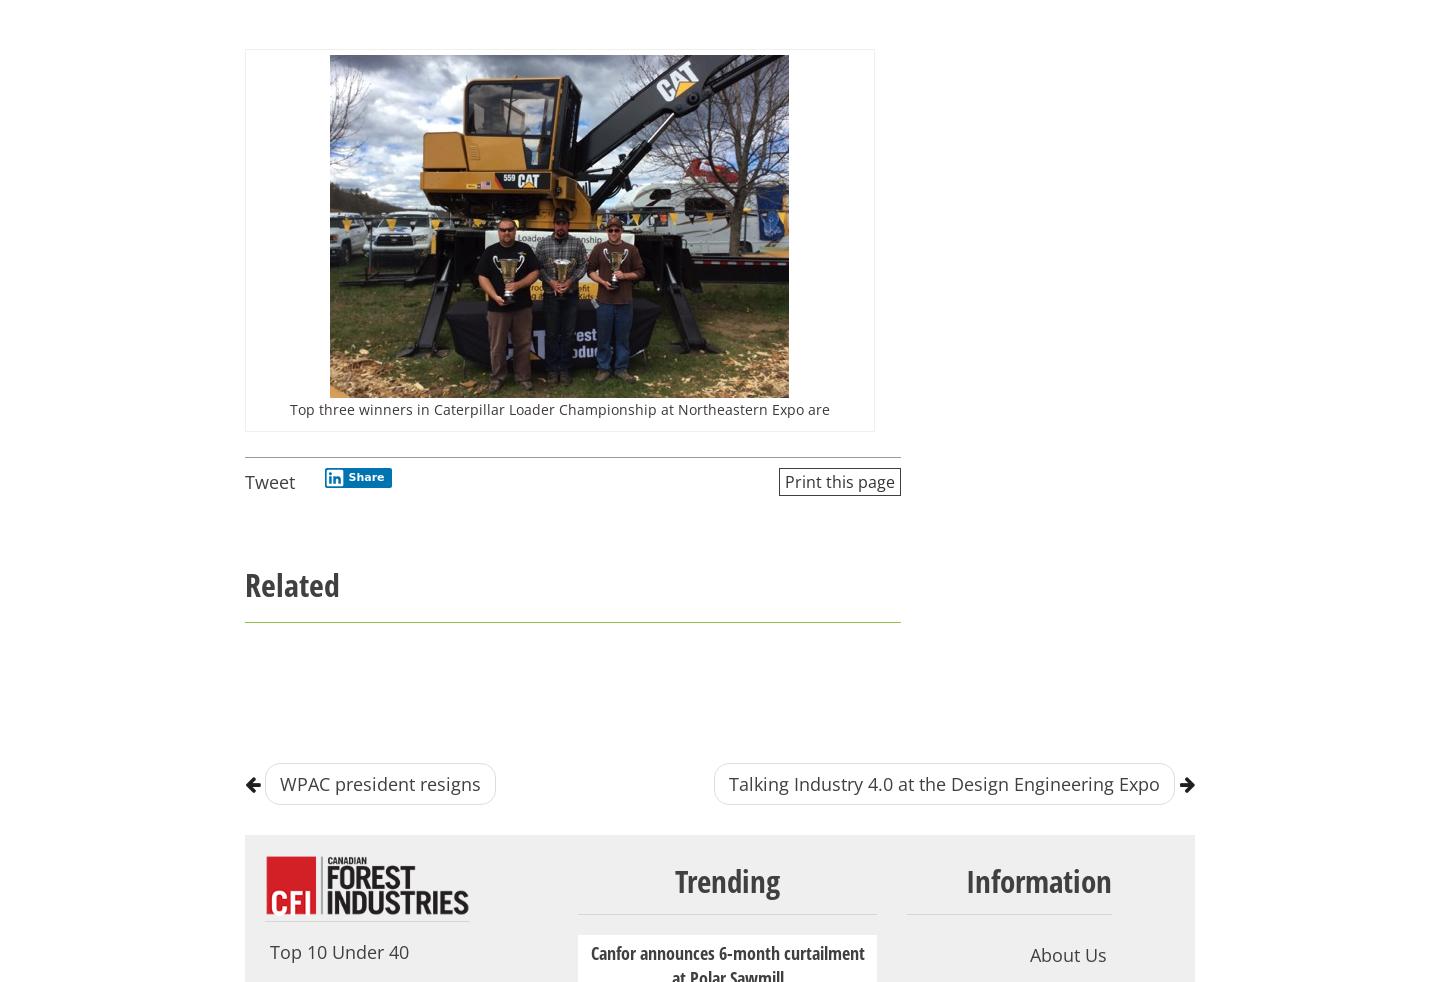 Image resolution: width=1440 pixels, height=982 pixels. What do you see at coordinates (1068, 954) in the screenshot?
I see `'About Us'` at bounding box center [1068, 954].